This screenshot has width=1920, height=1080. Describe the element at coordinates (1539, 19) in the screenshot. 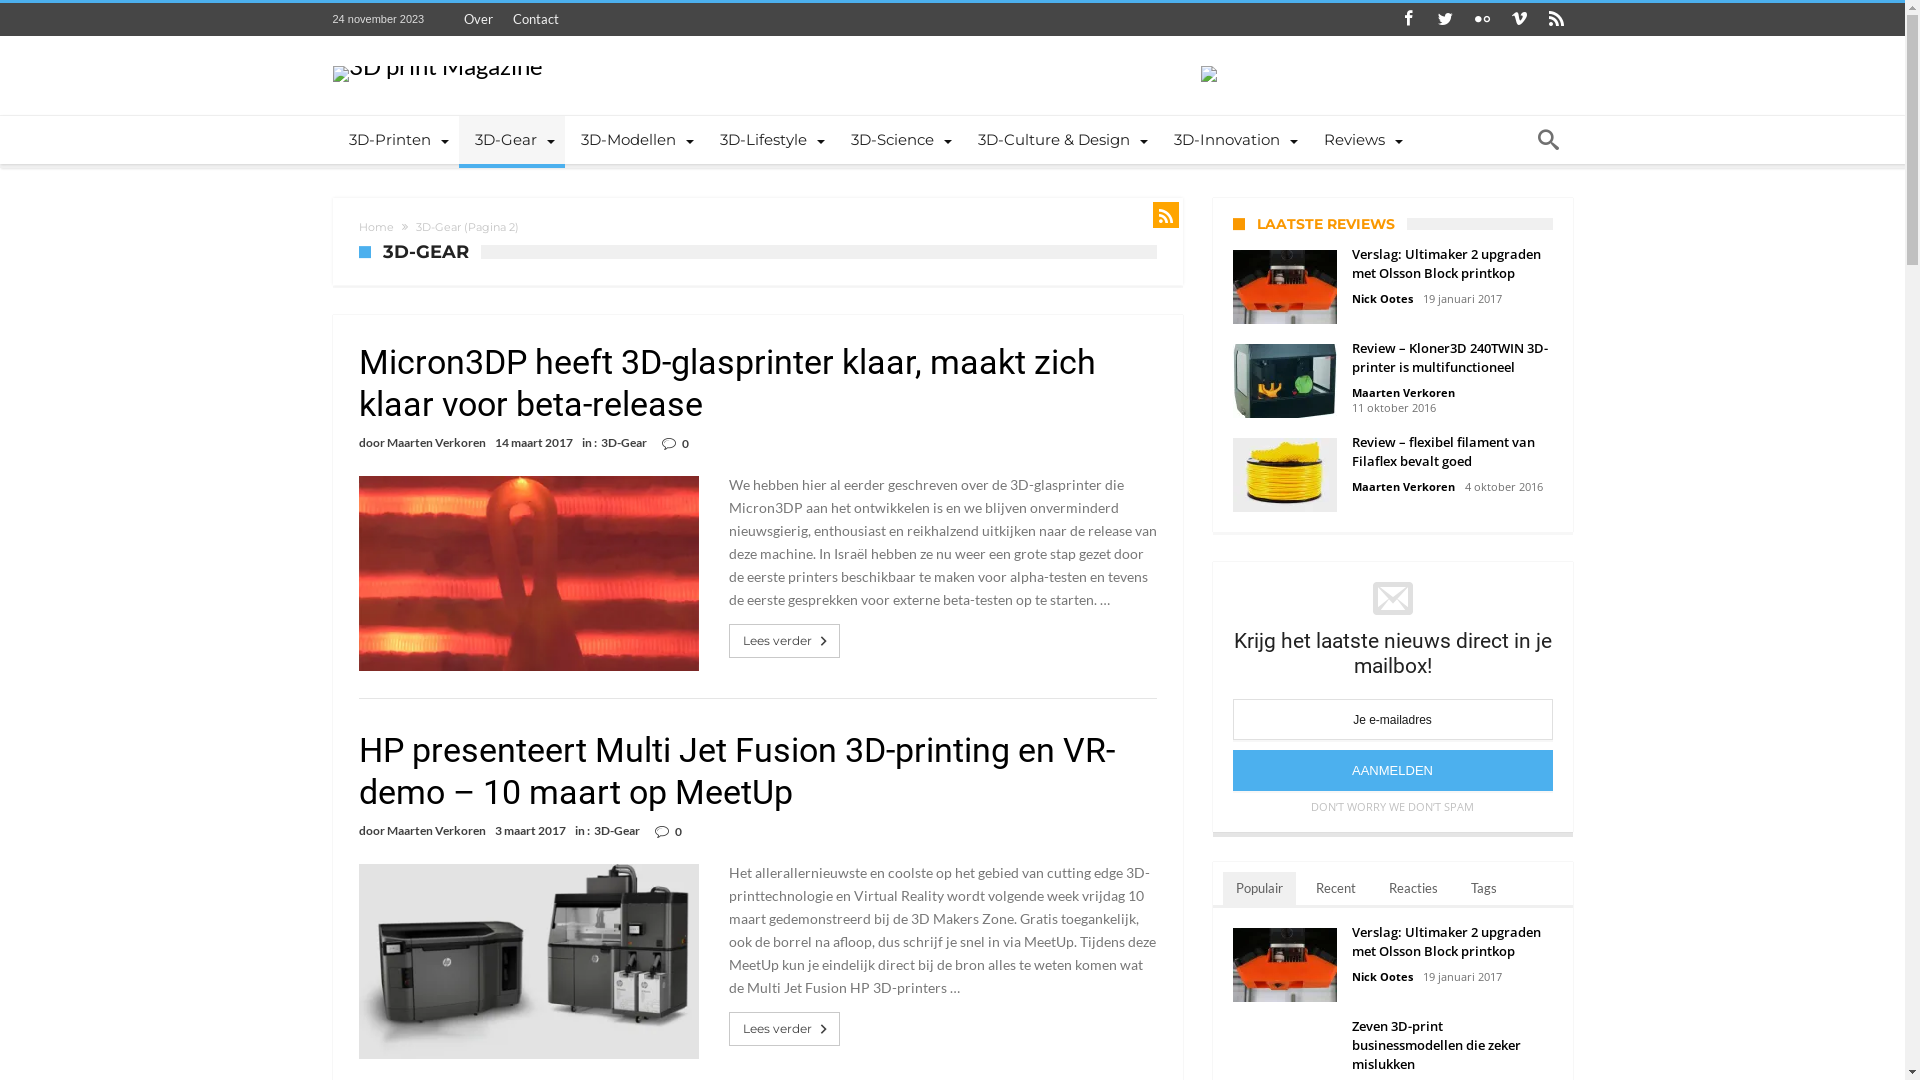

I see `'Rss'` at that location.